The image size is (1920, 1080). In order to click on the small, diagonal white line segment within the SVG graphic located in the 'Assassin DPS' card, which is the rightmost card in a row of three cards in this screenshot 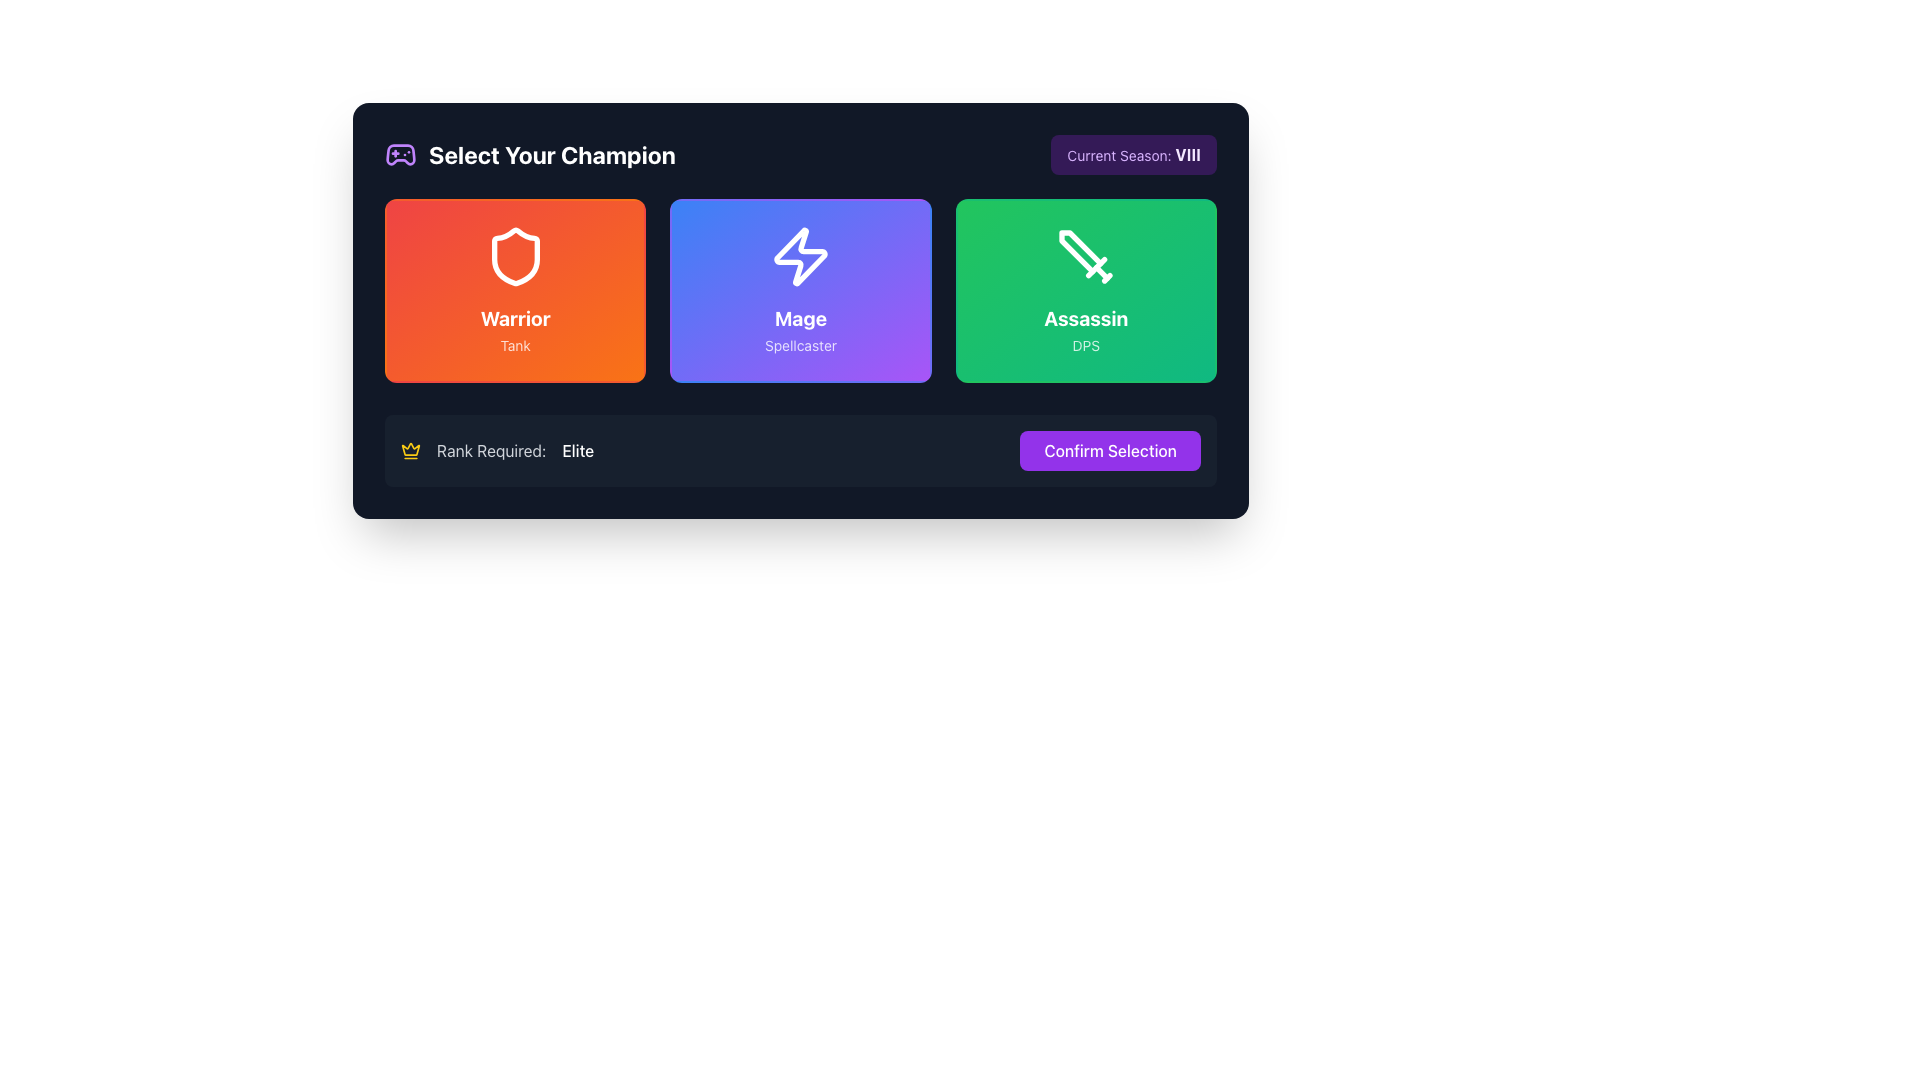, I will do `click(1095, 266)`.